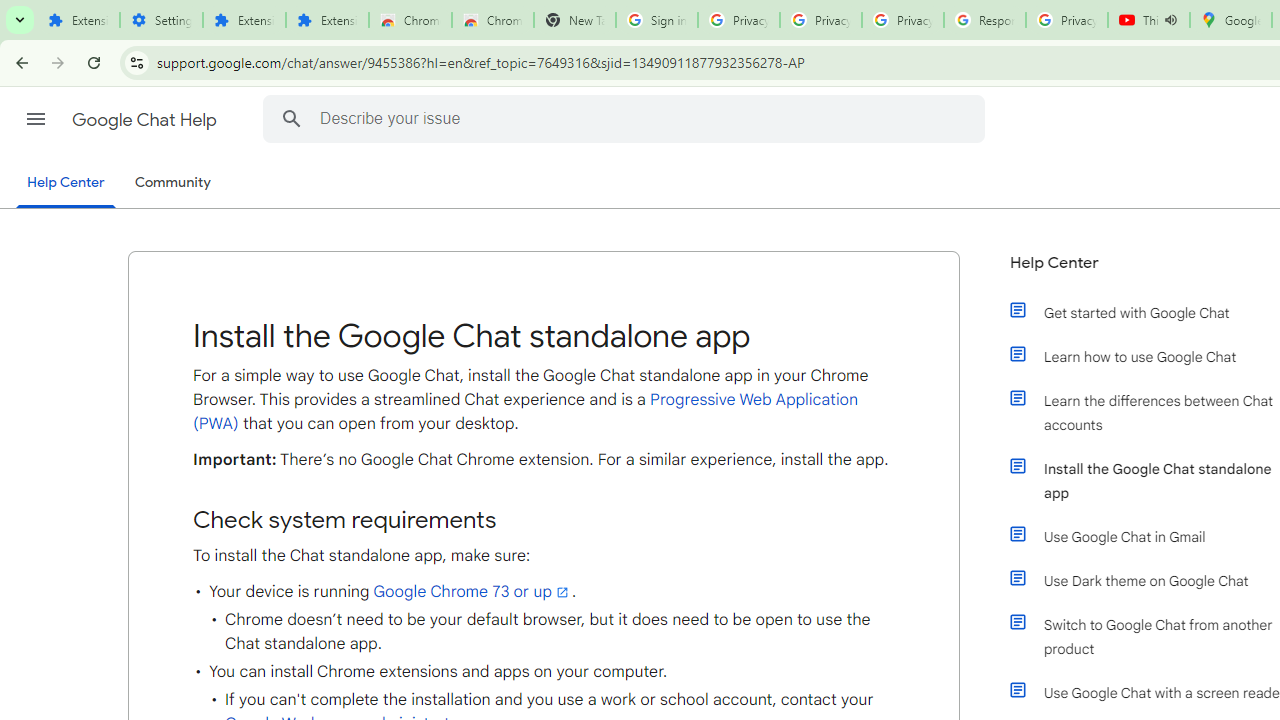  What do you see at coordinates (327, 20) in the screenshot?
I see `'Extensions'` at bounding box center [327, 20].